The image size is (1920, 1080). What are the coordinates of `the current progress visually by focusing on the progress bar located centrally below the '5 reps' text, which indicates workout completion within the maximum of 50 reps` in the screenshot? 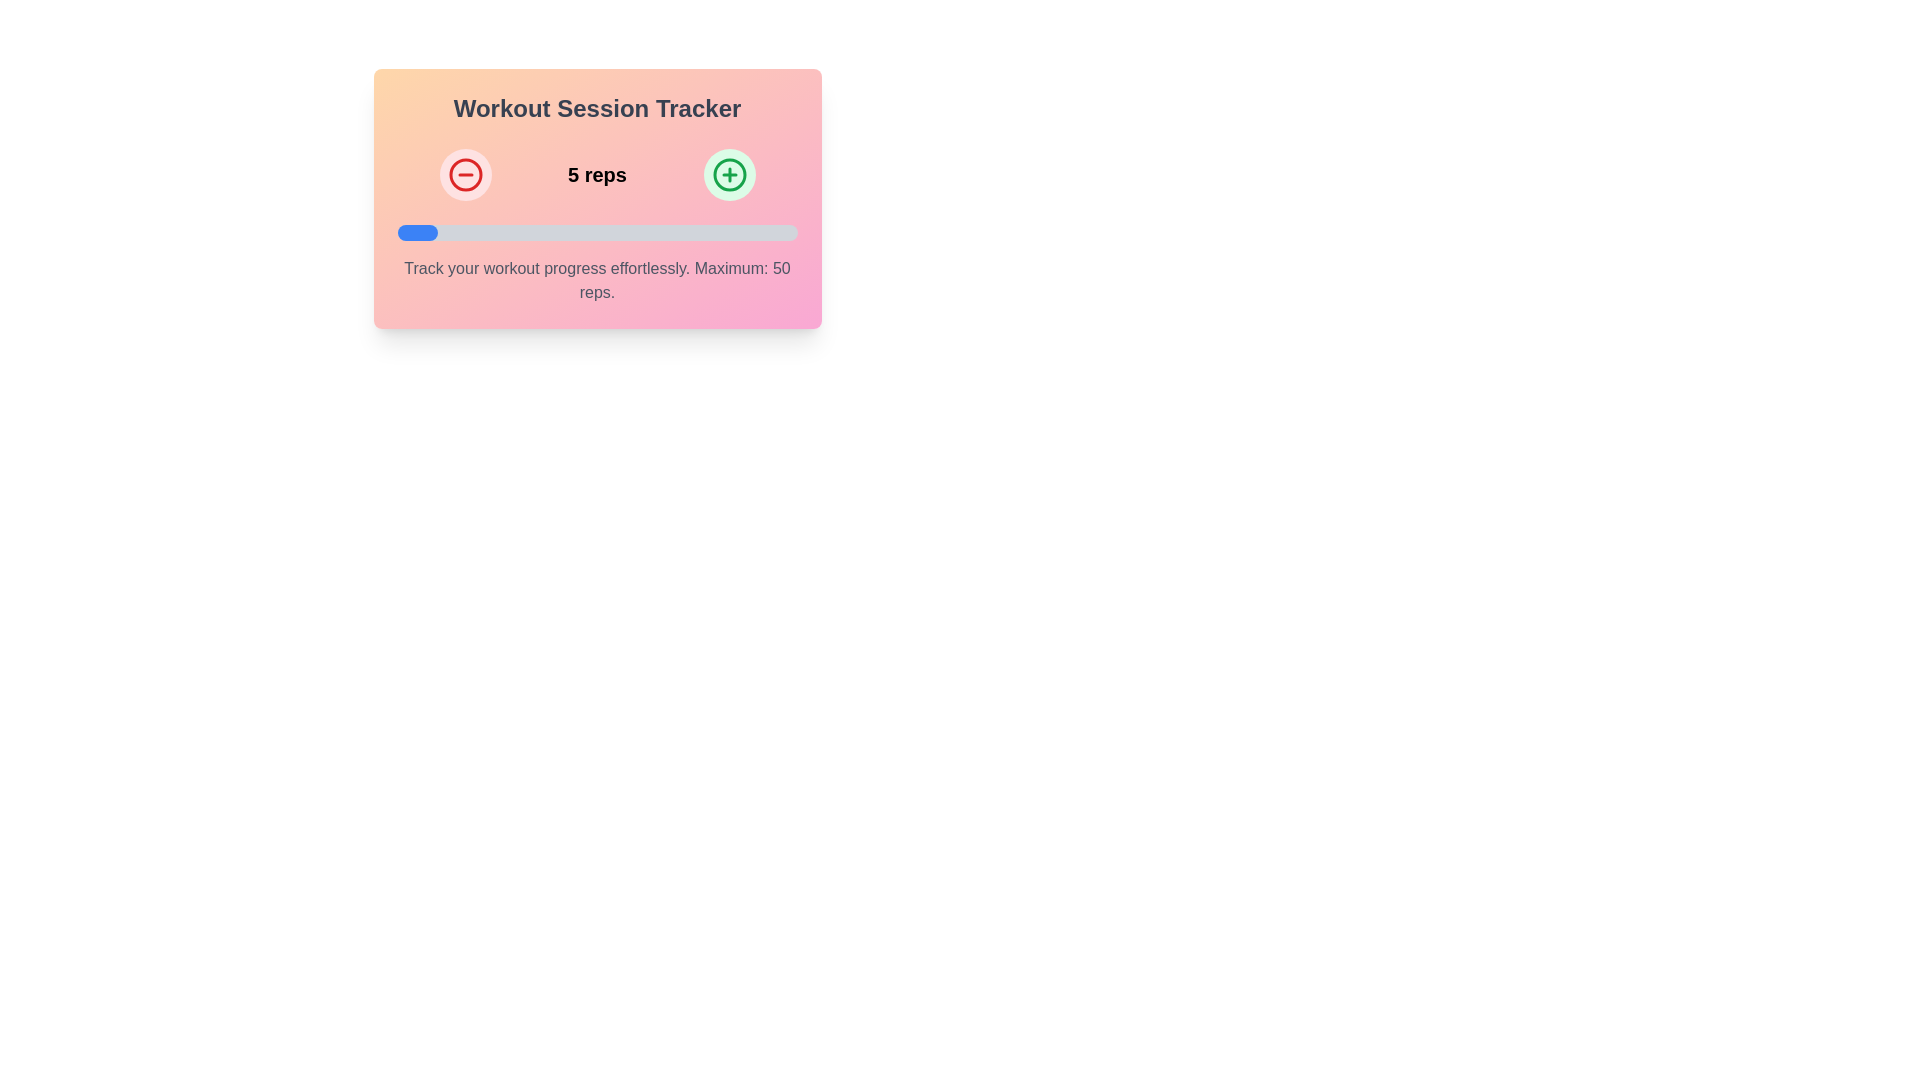 It's located at (596, 231).